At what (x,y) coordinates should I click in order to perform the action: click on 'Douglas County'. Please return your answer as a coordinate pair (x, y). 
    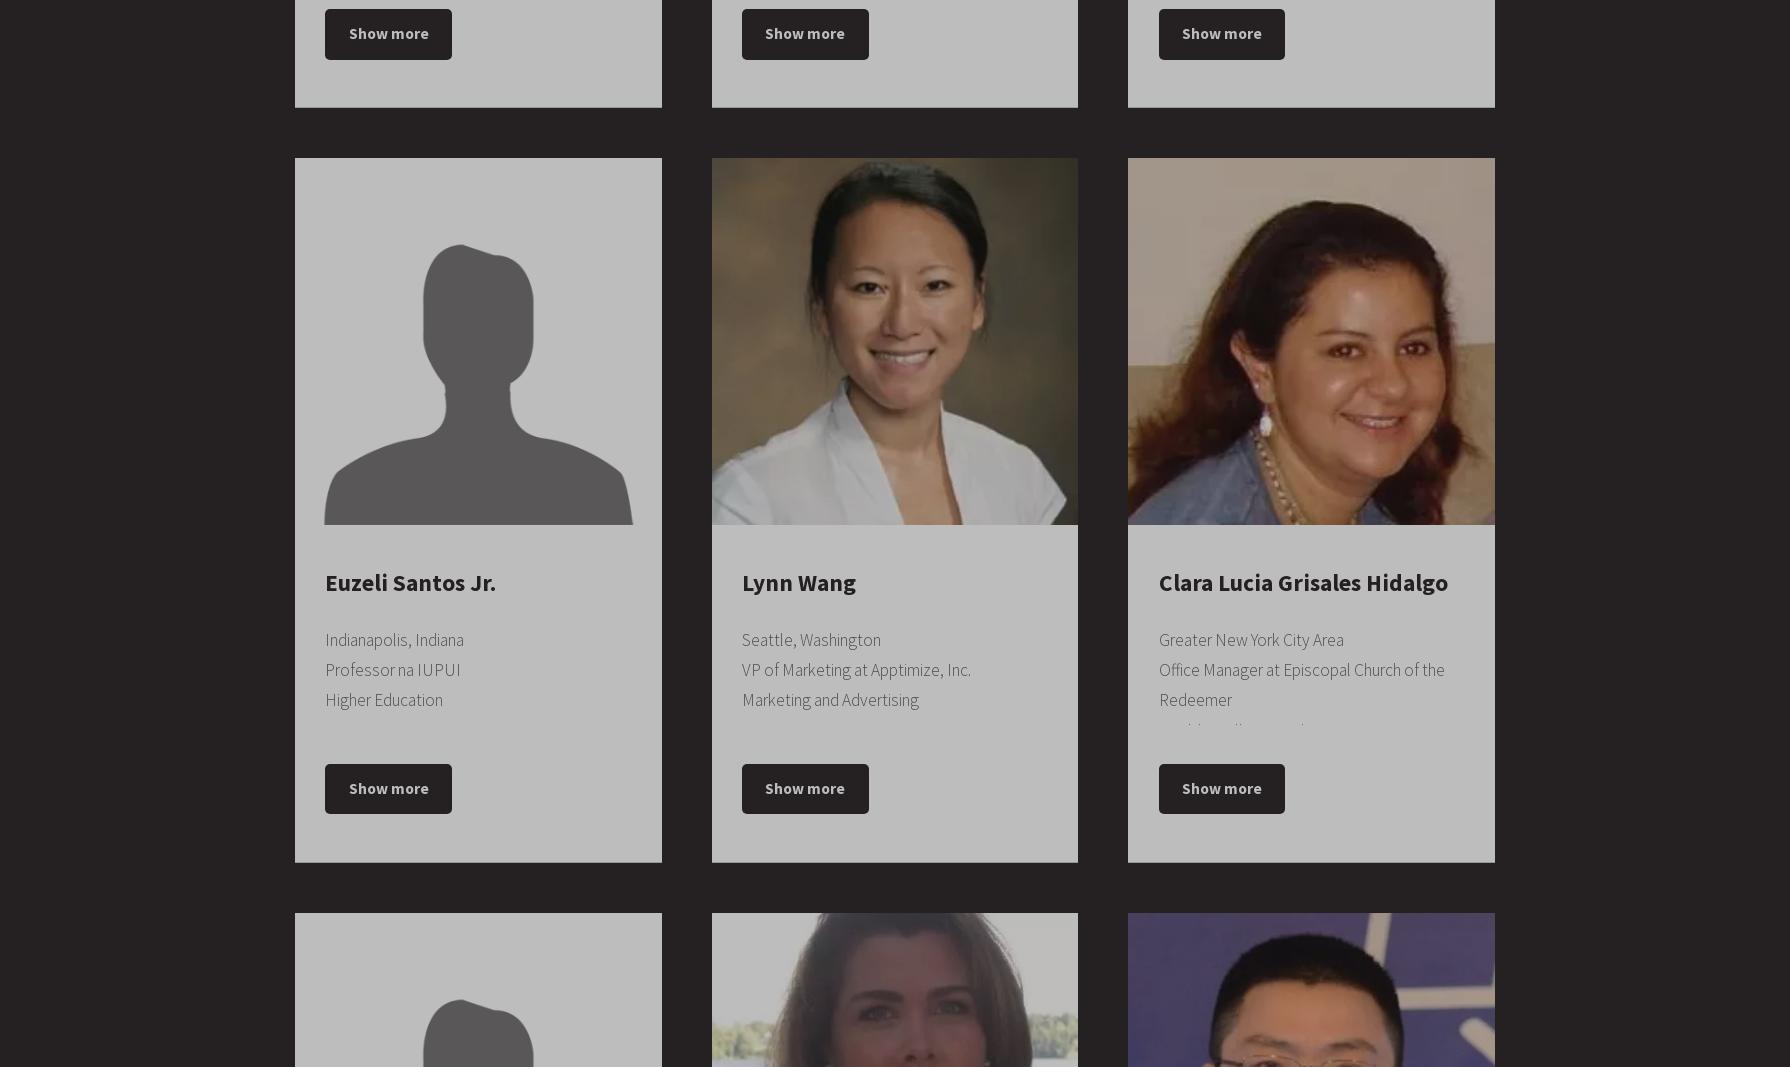
    Looking at the image, I should click on (800, 824).